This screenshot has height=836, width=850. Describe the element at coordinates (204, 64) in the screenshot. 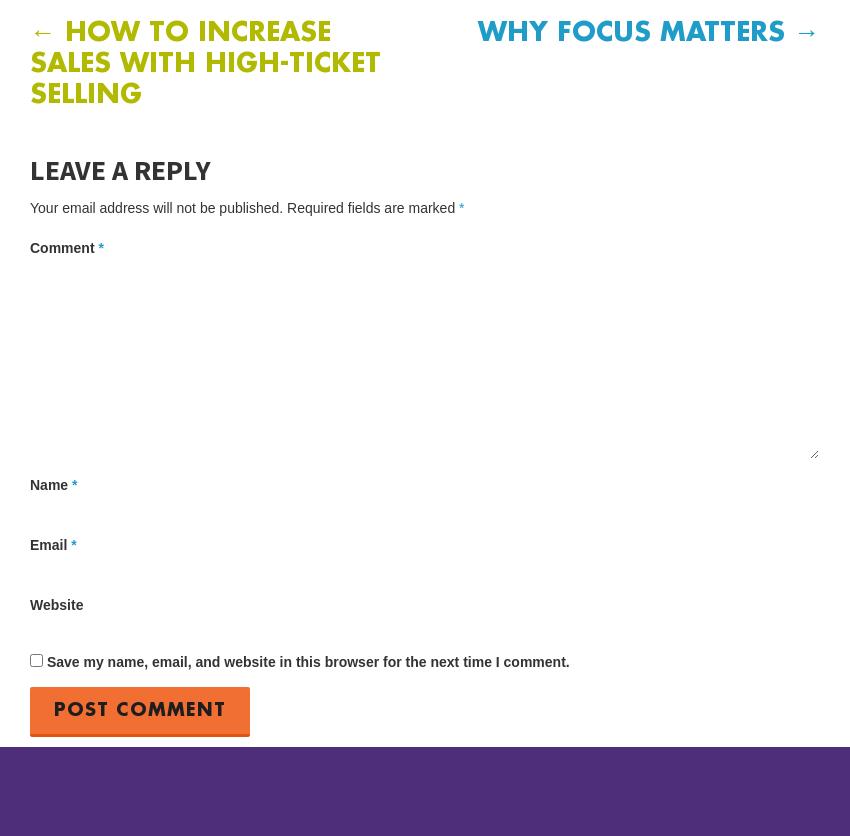

I see `'How to Increase Sales with High-Ticket Selling'` at that location.